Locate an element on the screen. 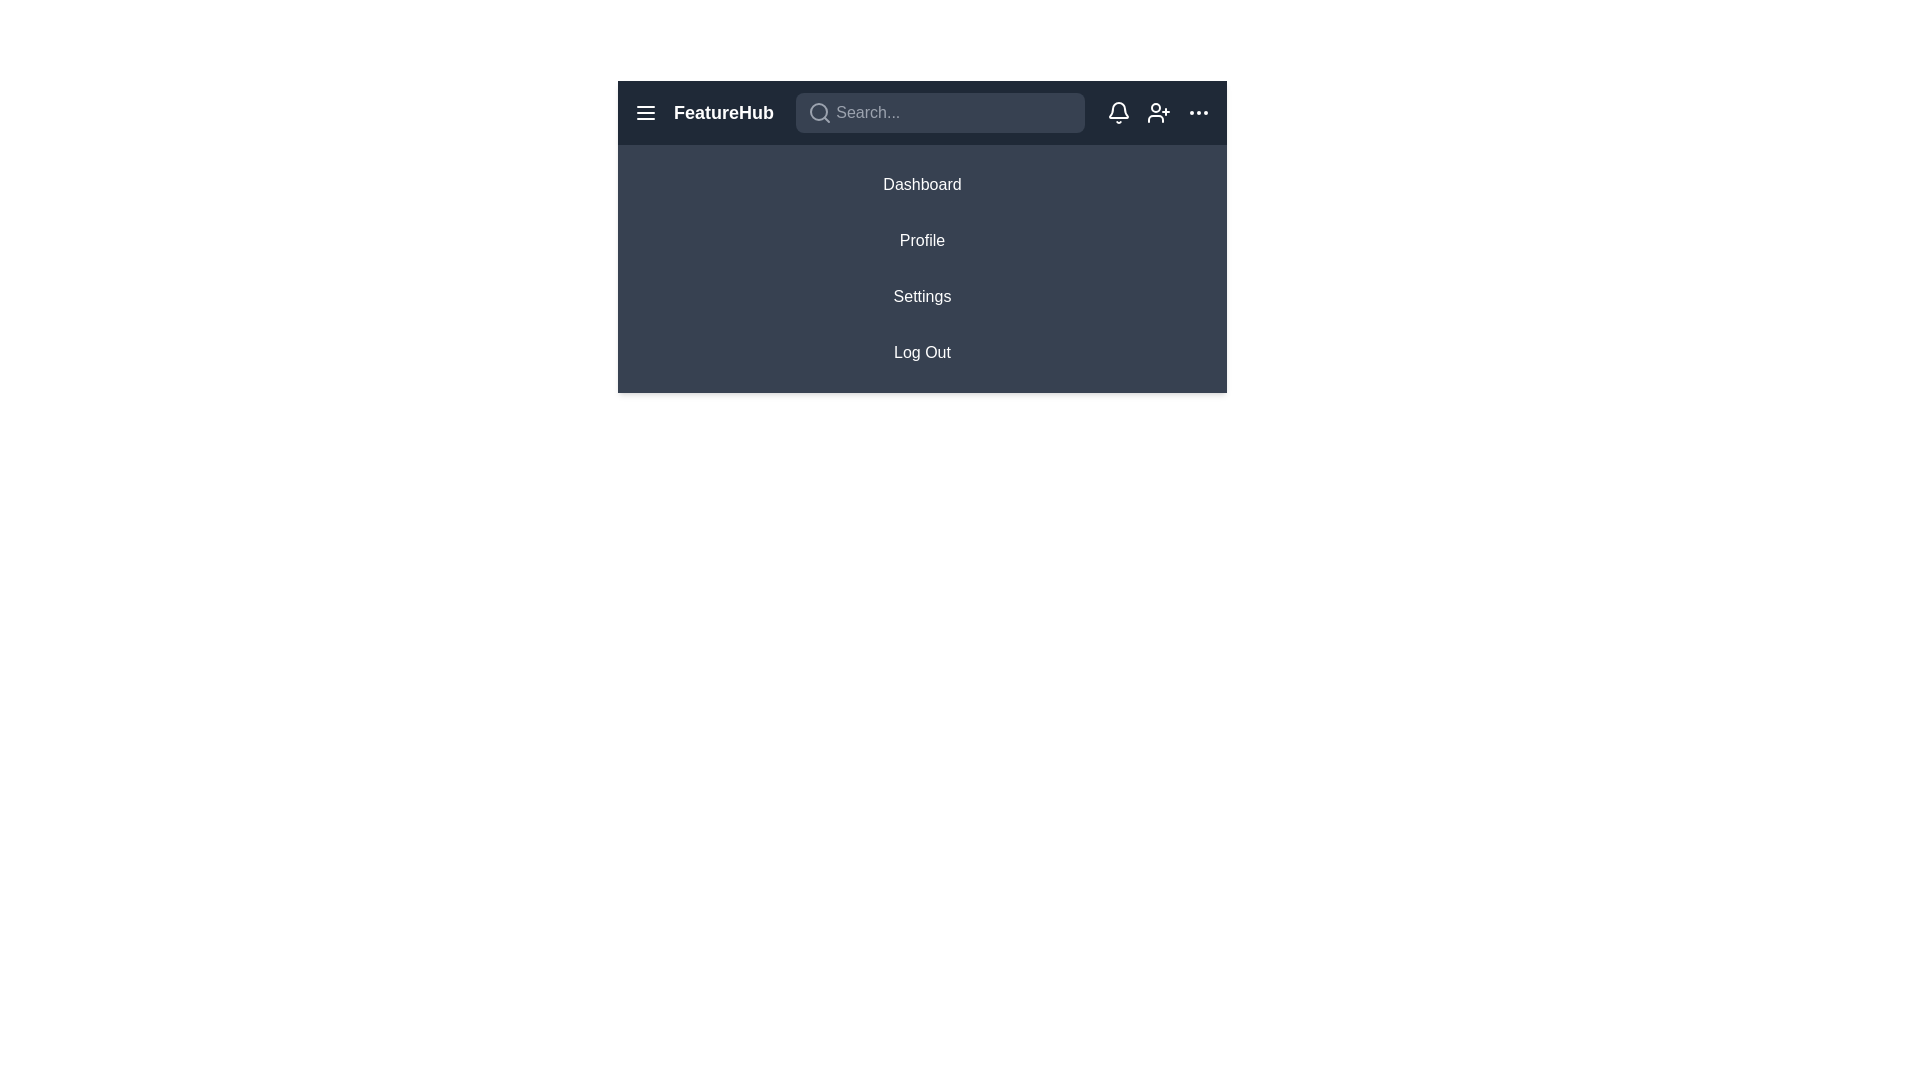 This screenshot has height=1080, width=1920. the magnifying glass icon located on the left side inside the search bar field is located at coordinates (820, 112).